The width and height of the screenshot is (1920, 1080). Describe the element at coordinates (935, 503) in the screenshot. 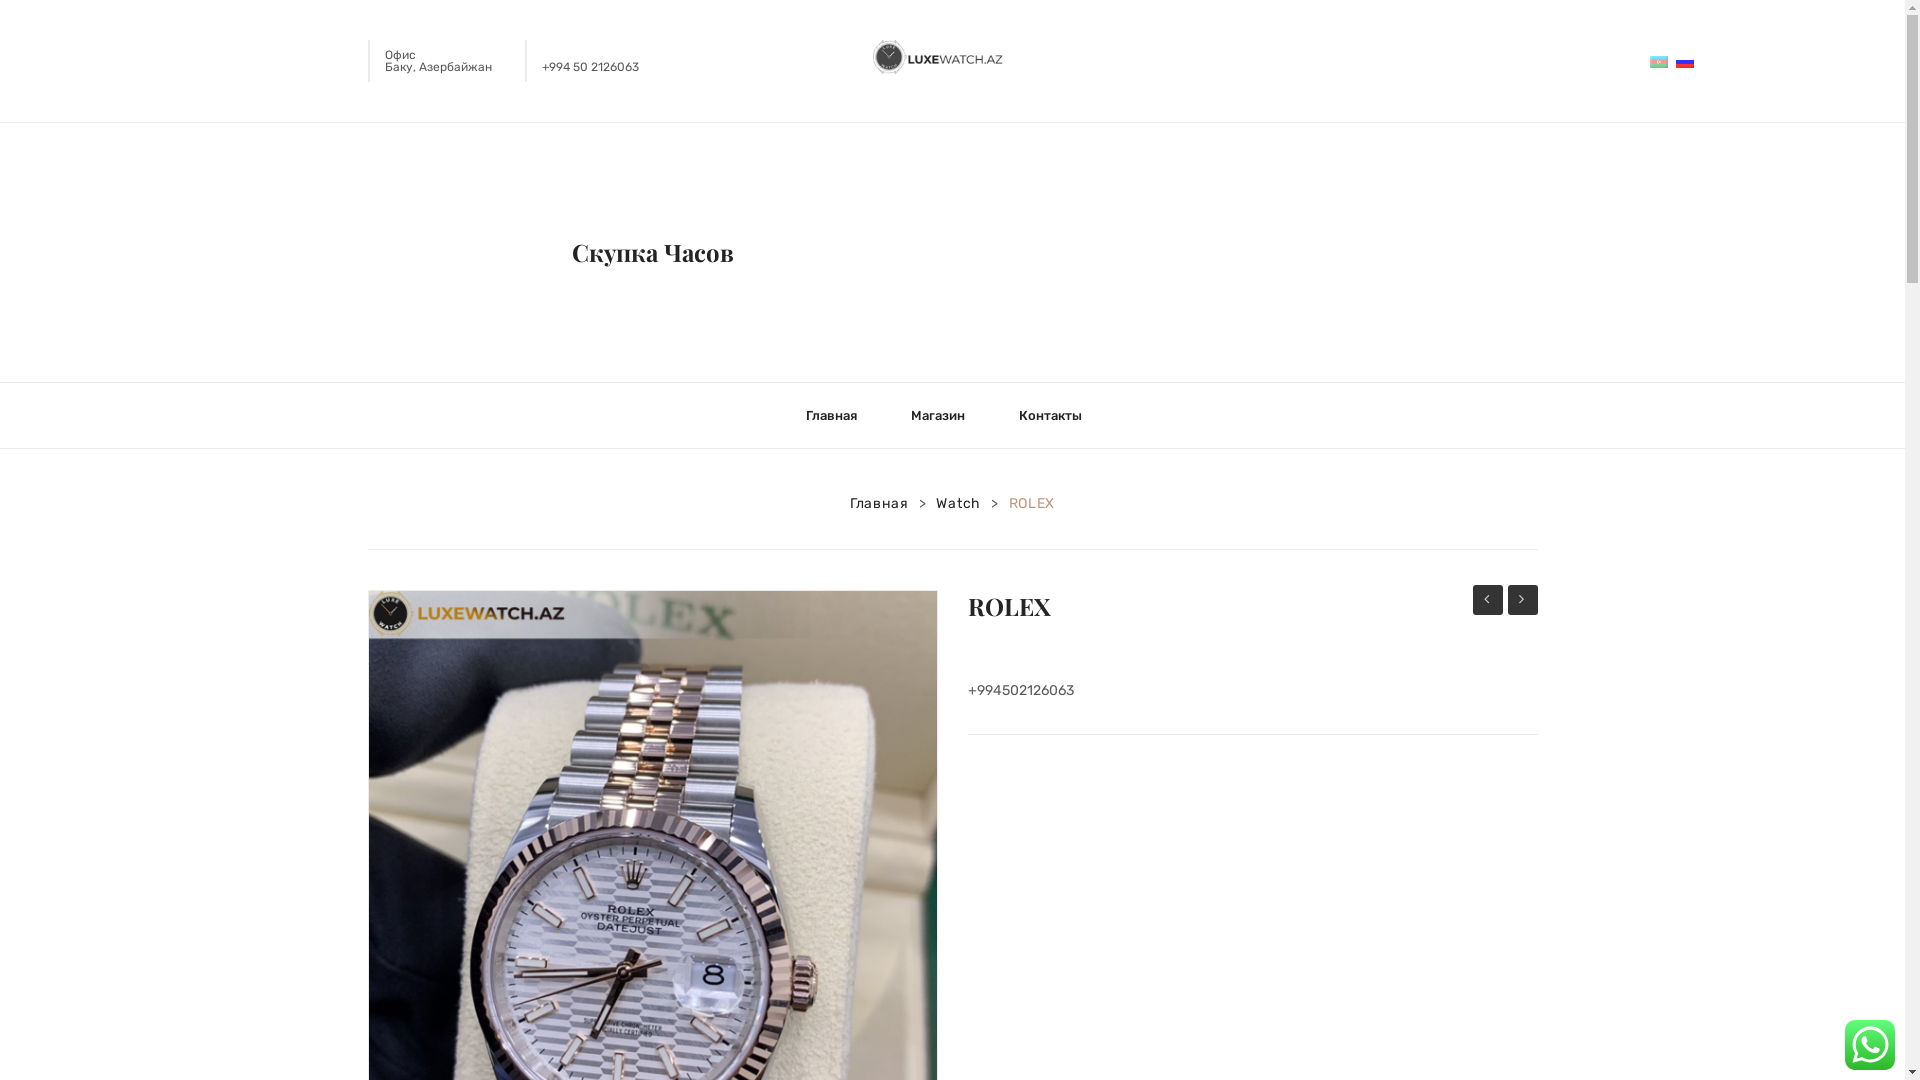

I see `'Watch'` at that location.